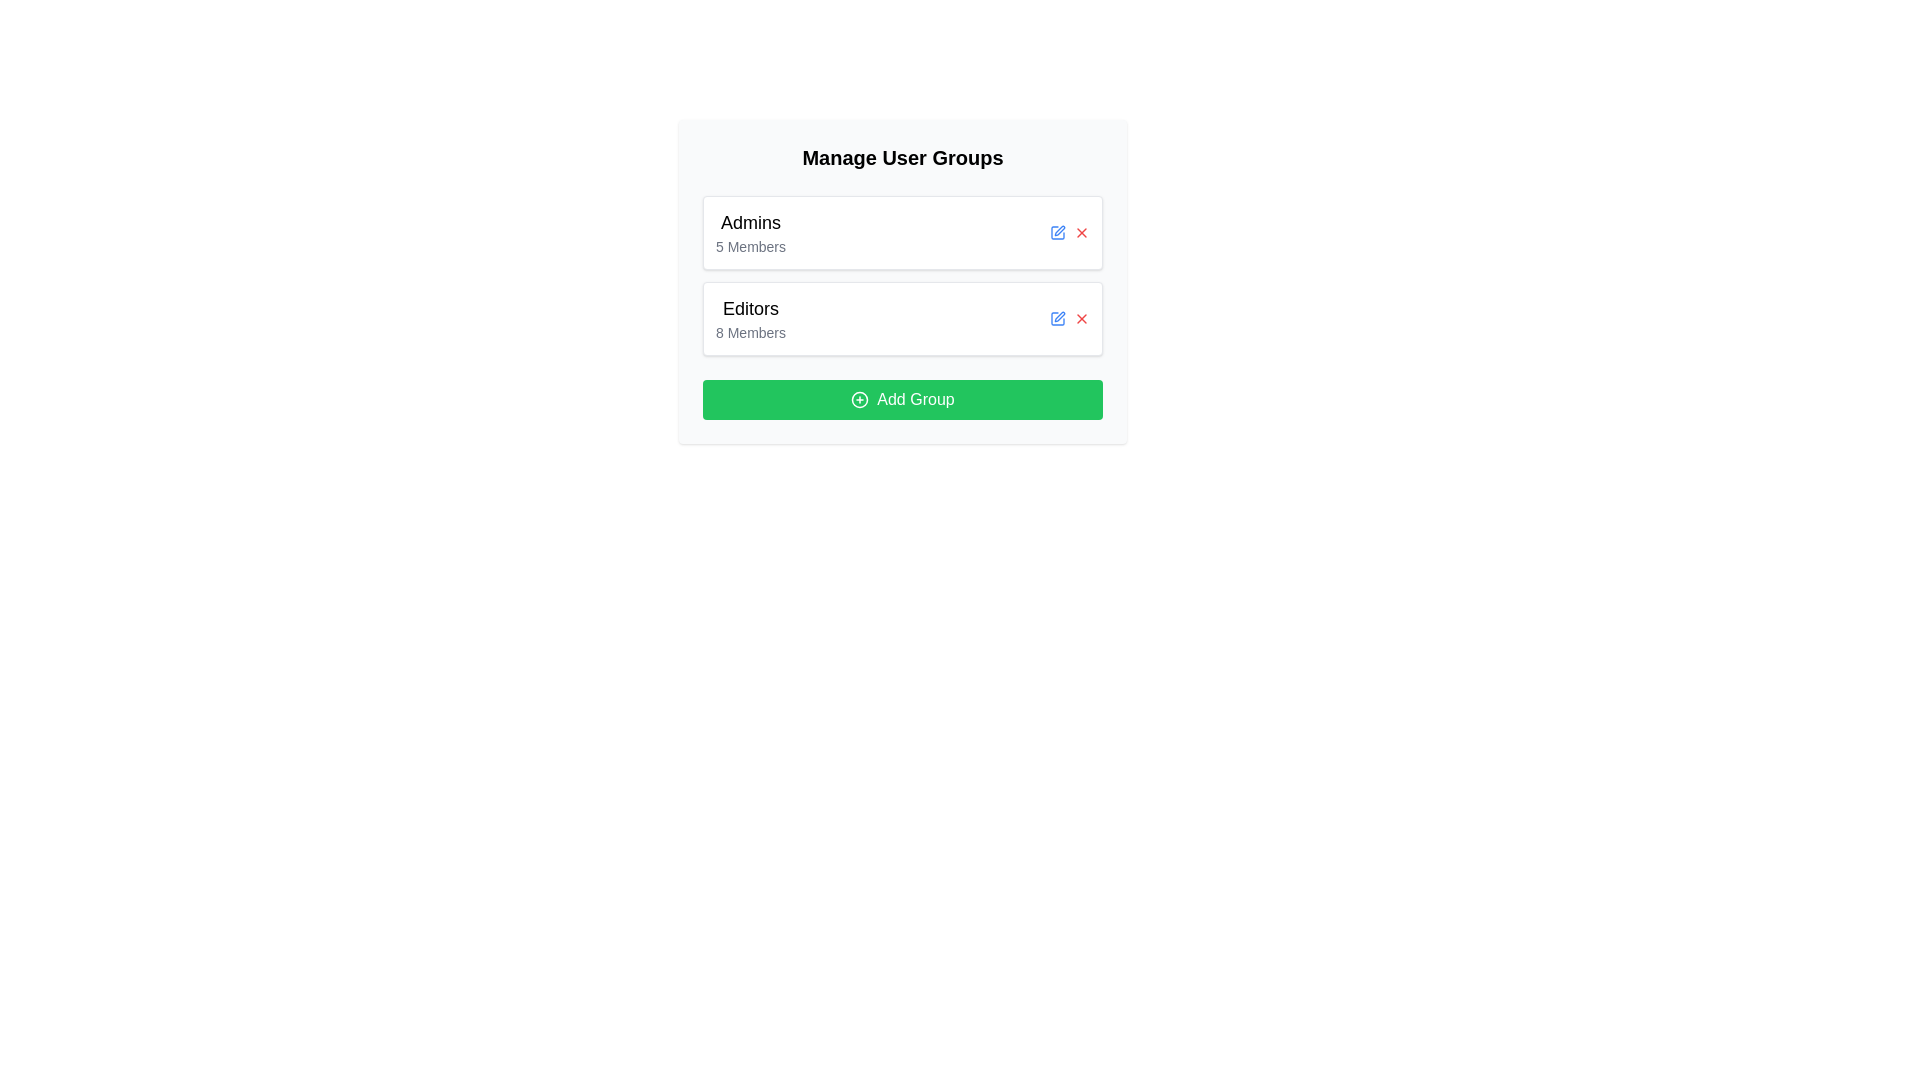 This screenshot has height=1080, width=1920. I want to click on the edit button for the 'Editors' user group, so click(1059, 230).